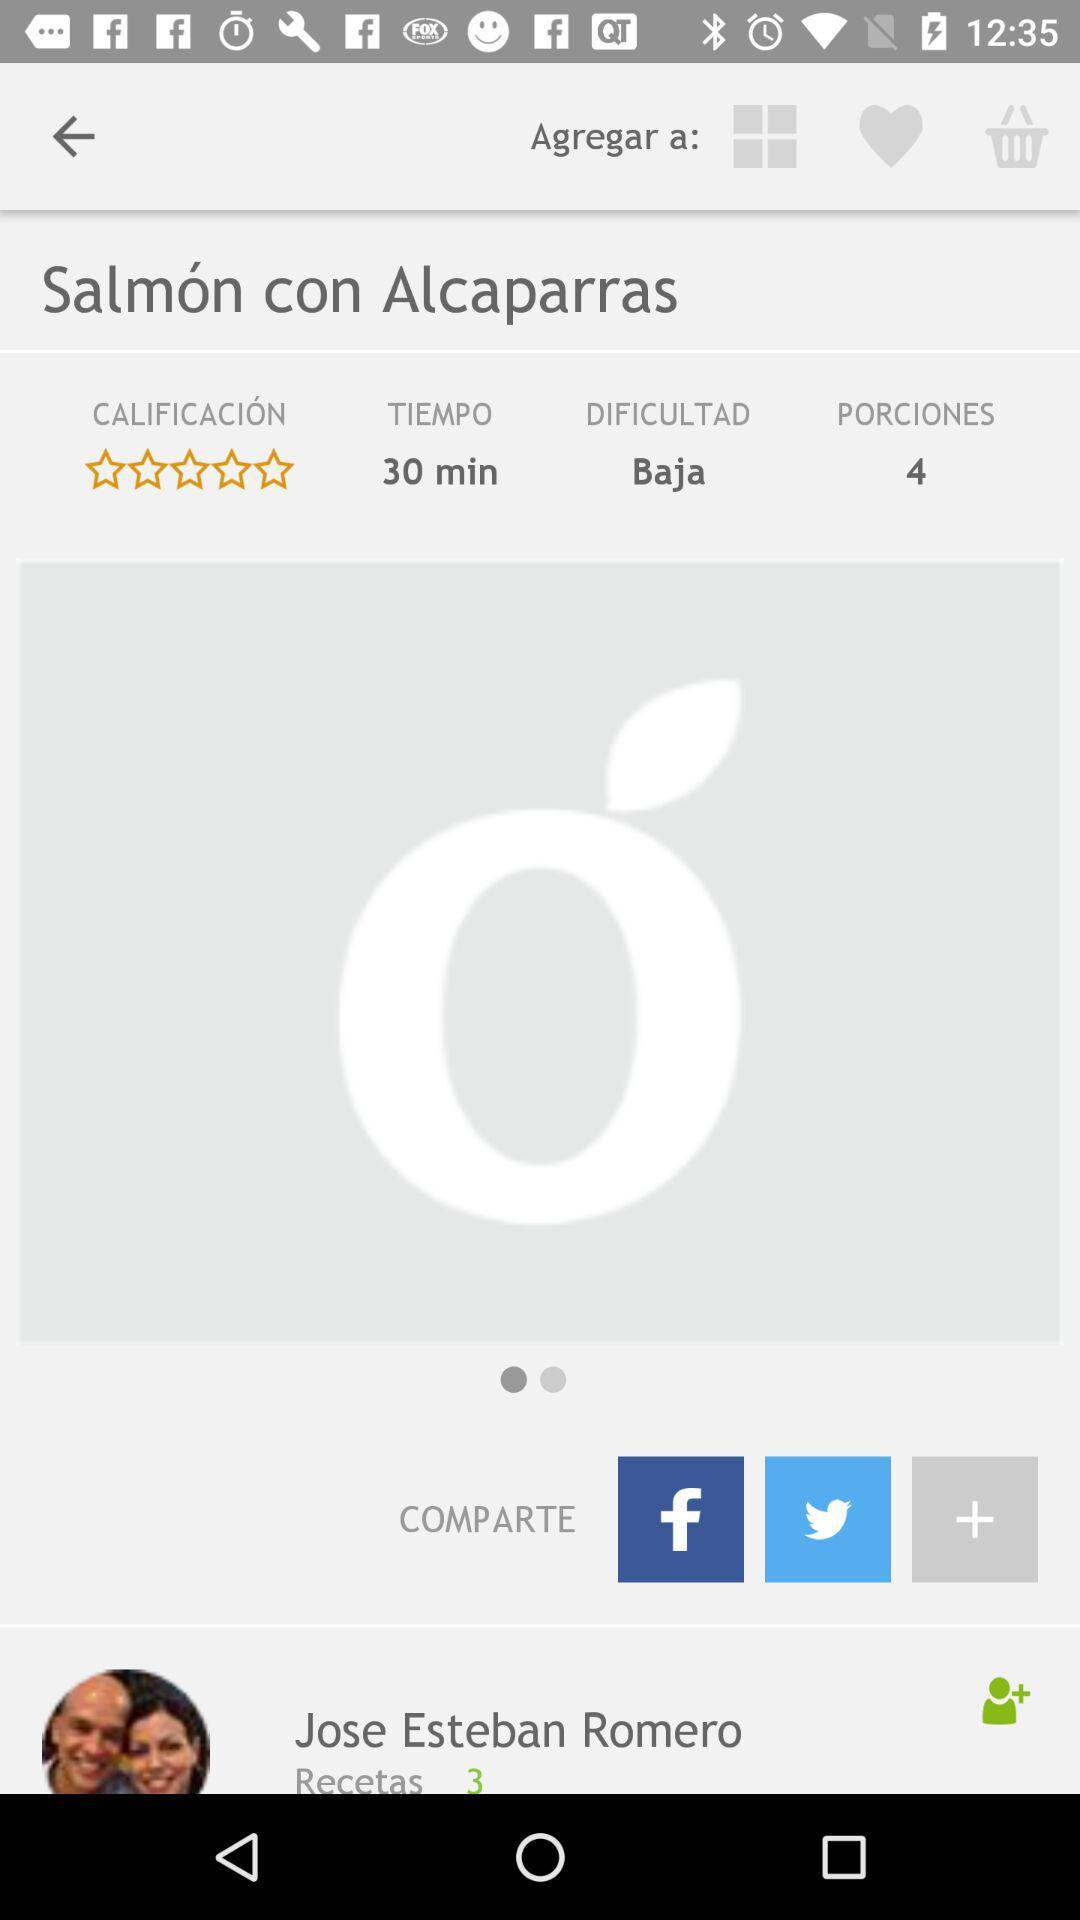  Describe the element at coordinates (439, 420) in the screenshot. I see `icon next to dificultad` at that location.